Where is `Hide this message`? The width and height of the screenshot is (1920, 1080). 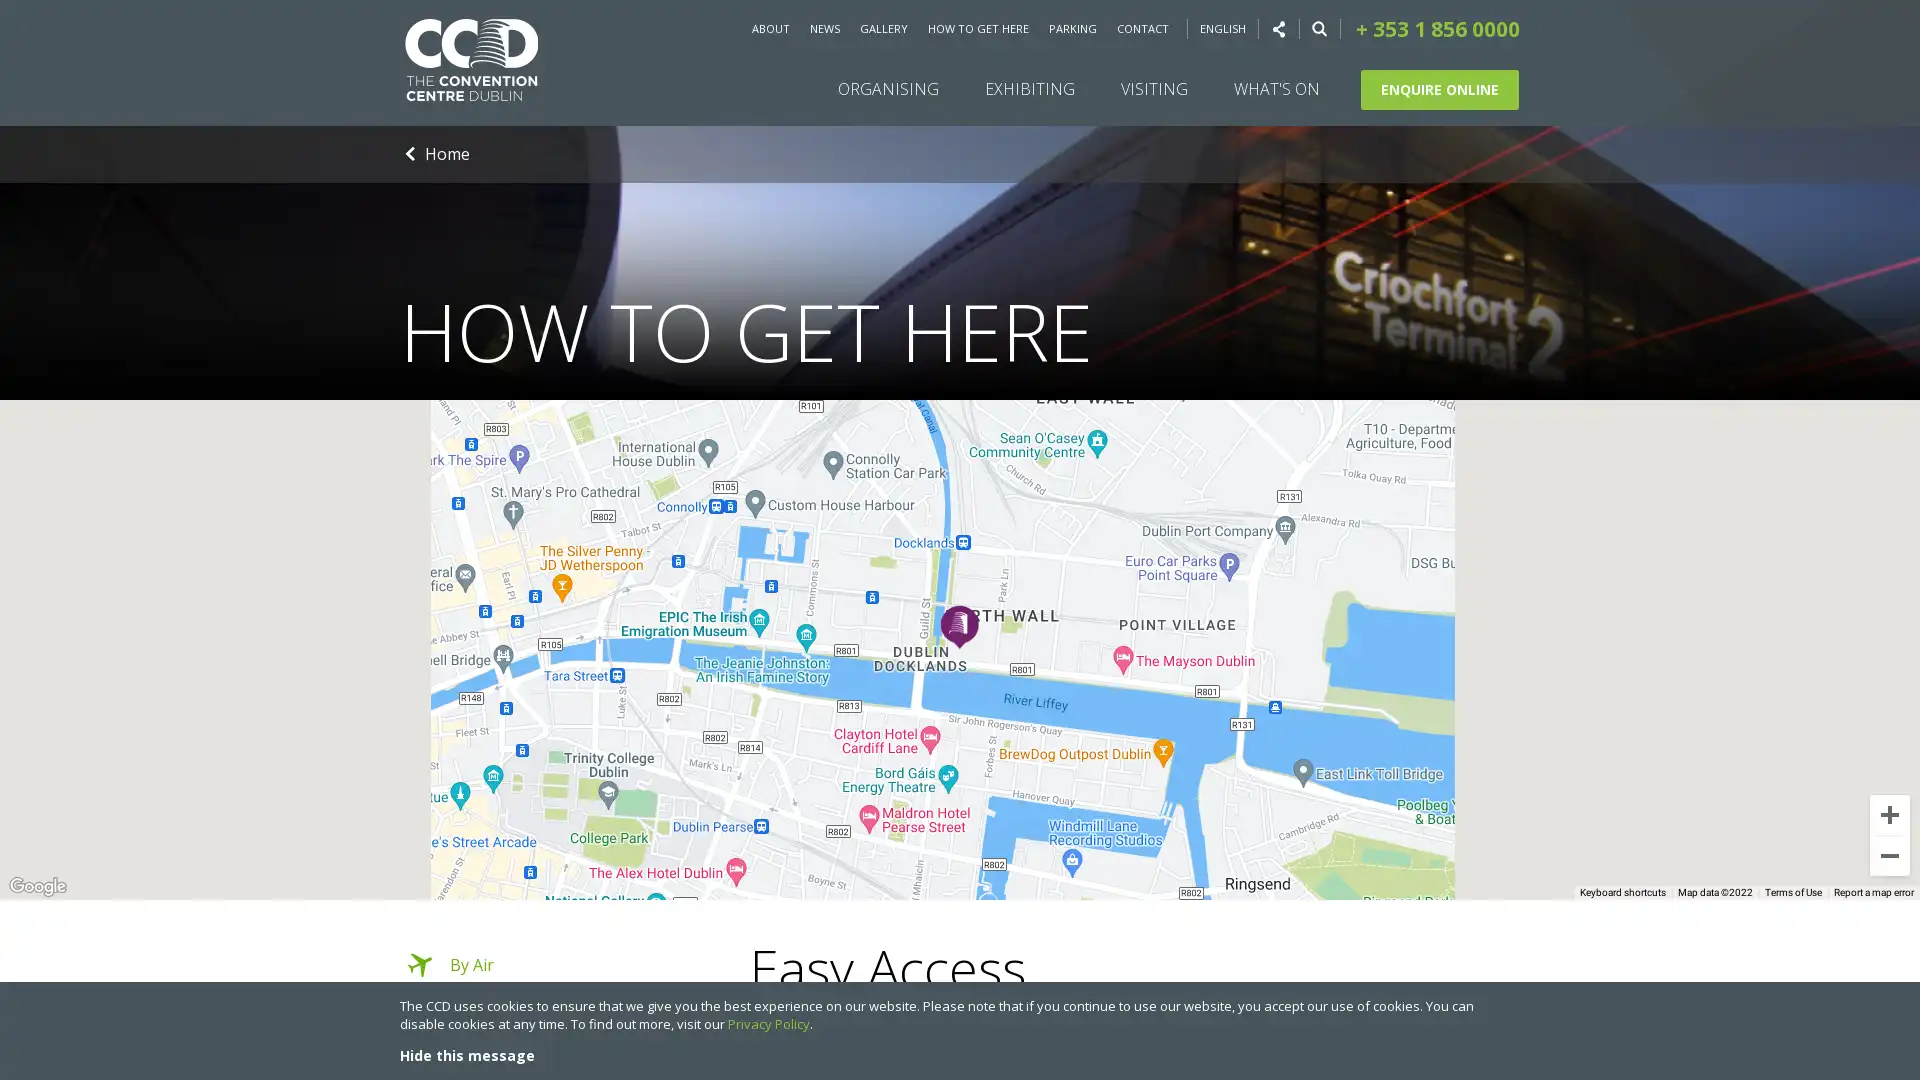
Hide this message is located at coordinates (466, 1054).